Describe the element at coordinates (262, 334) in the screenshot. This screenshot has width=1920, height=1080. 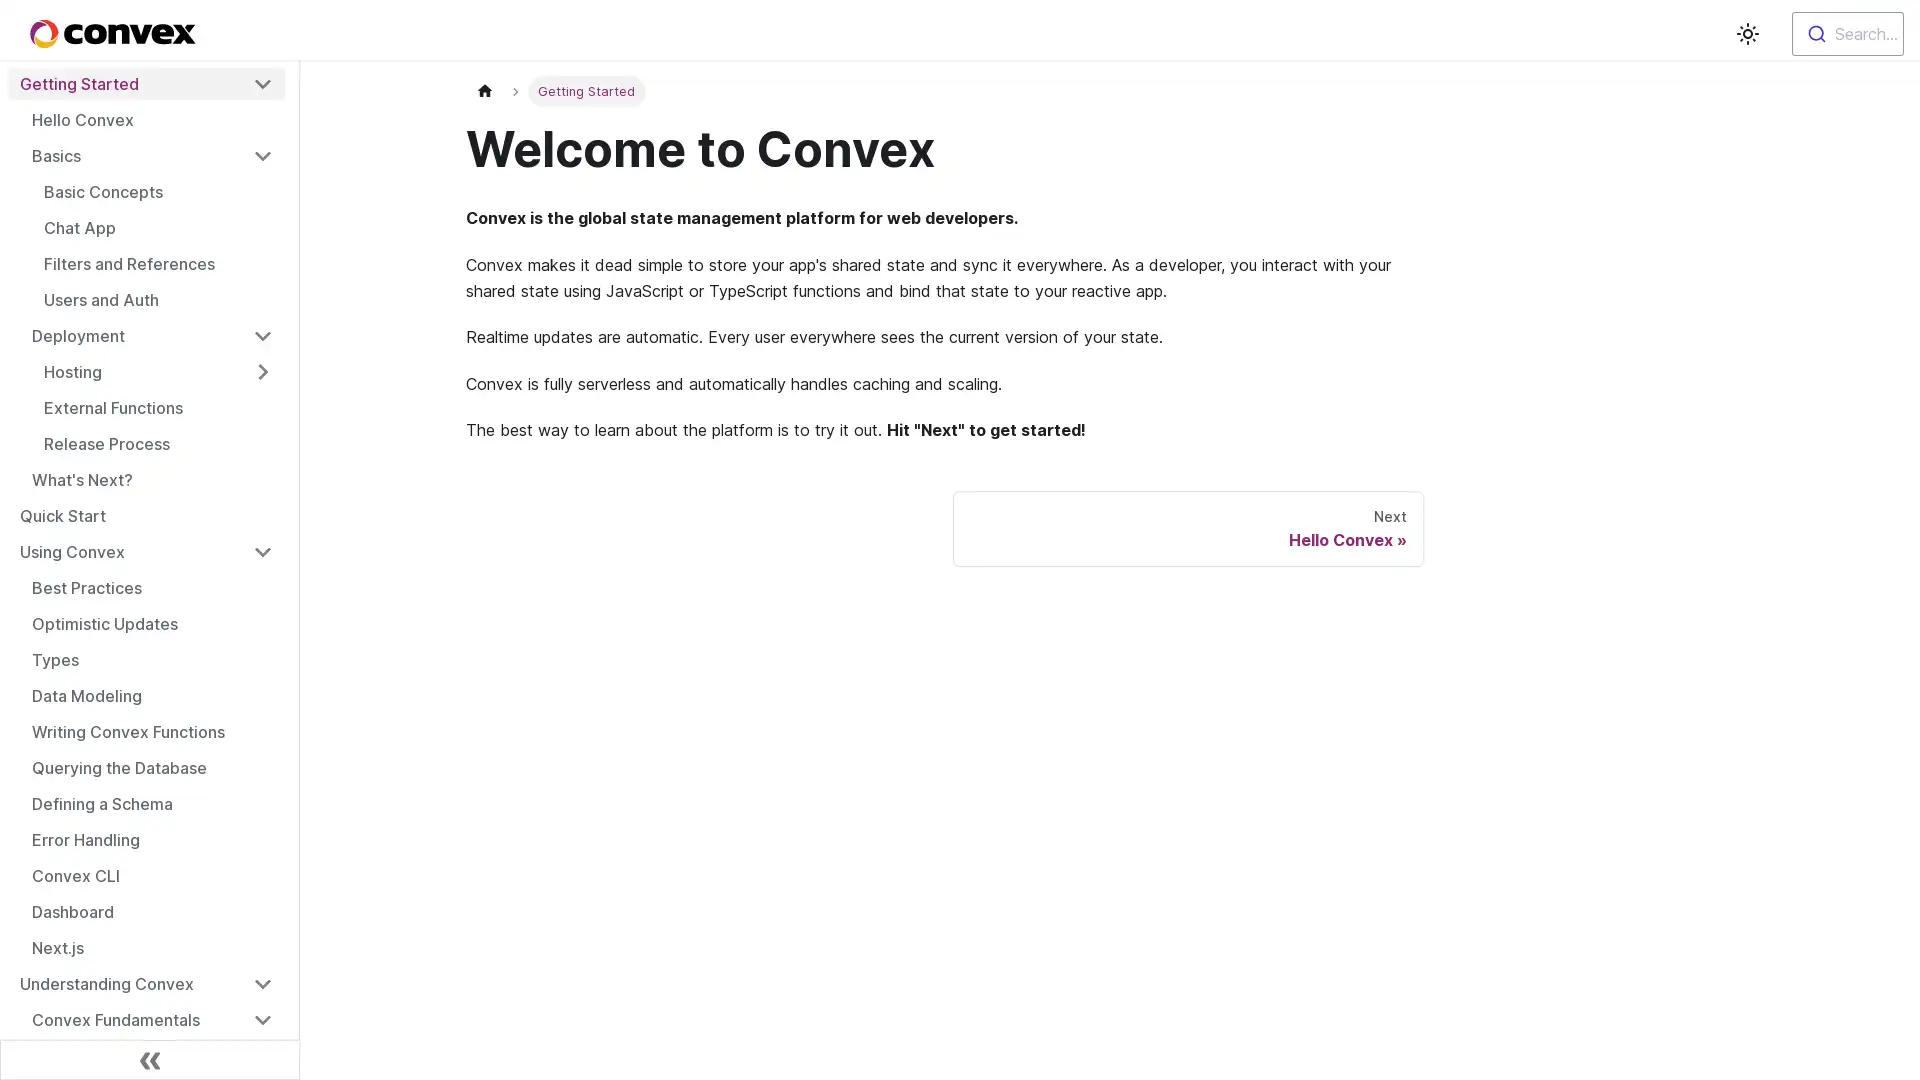
I see `Toggle the collapsible sidebar category 'Deployment'` at that location.